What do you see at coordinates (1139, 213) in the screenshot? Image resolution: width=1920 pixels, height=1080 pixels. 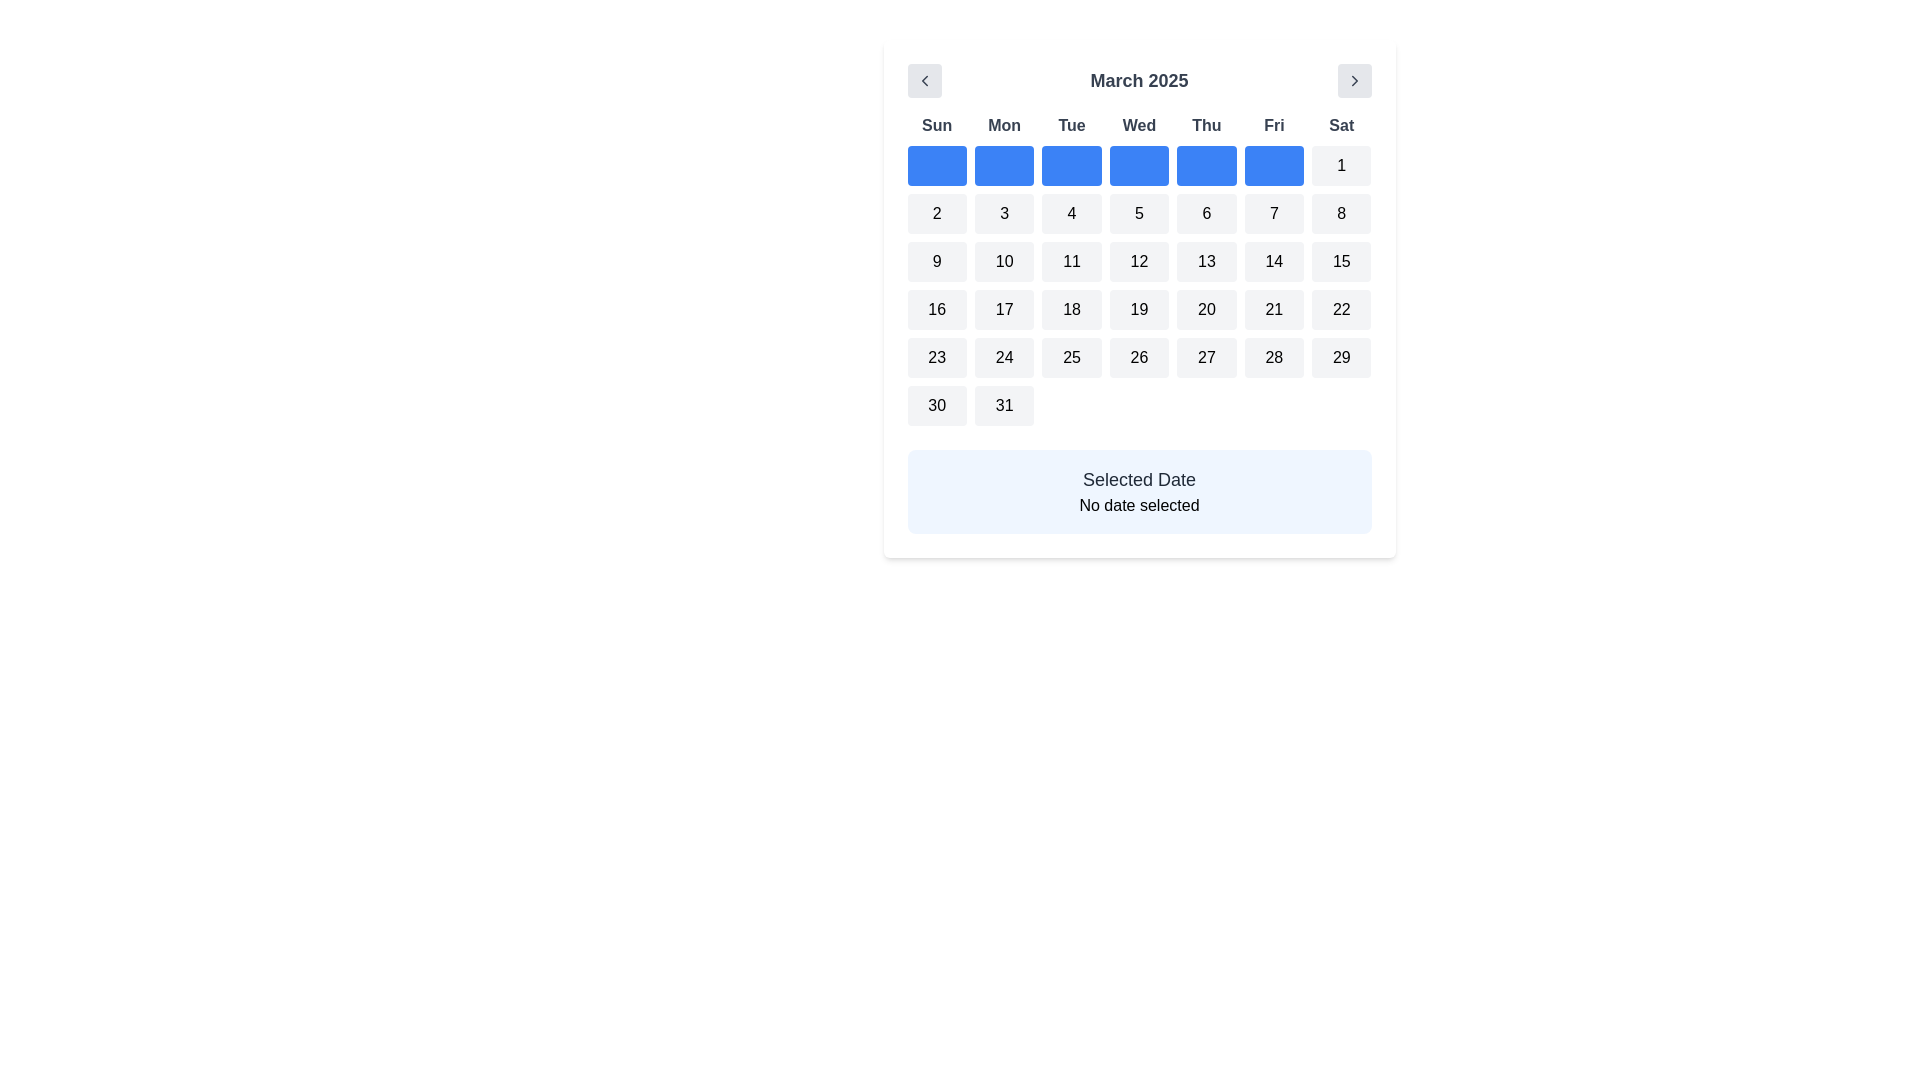 I see `the selectable date '5' in the calendar grid under the Wednesday column` at bounding box center [1139, 213].